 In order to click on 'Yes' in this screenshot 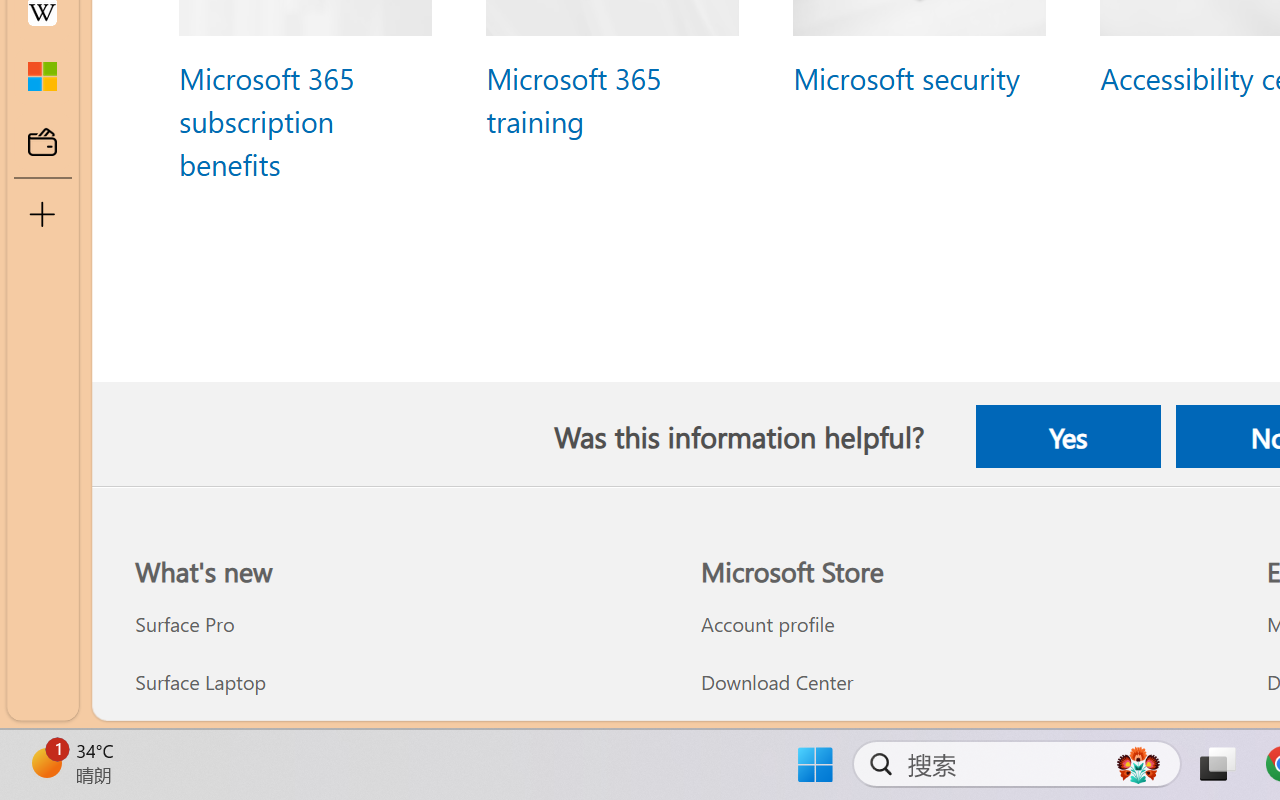, I will do `click(1066, 435)`.